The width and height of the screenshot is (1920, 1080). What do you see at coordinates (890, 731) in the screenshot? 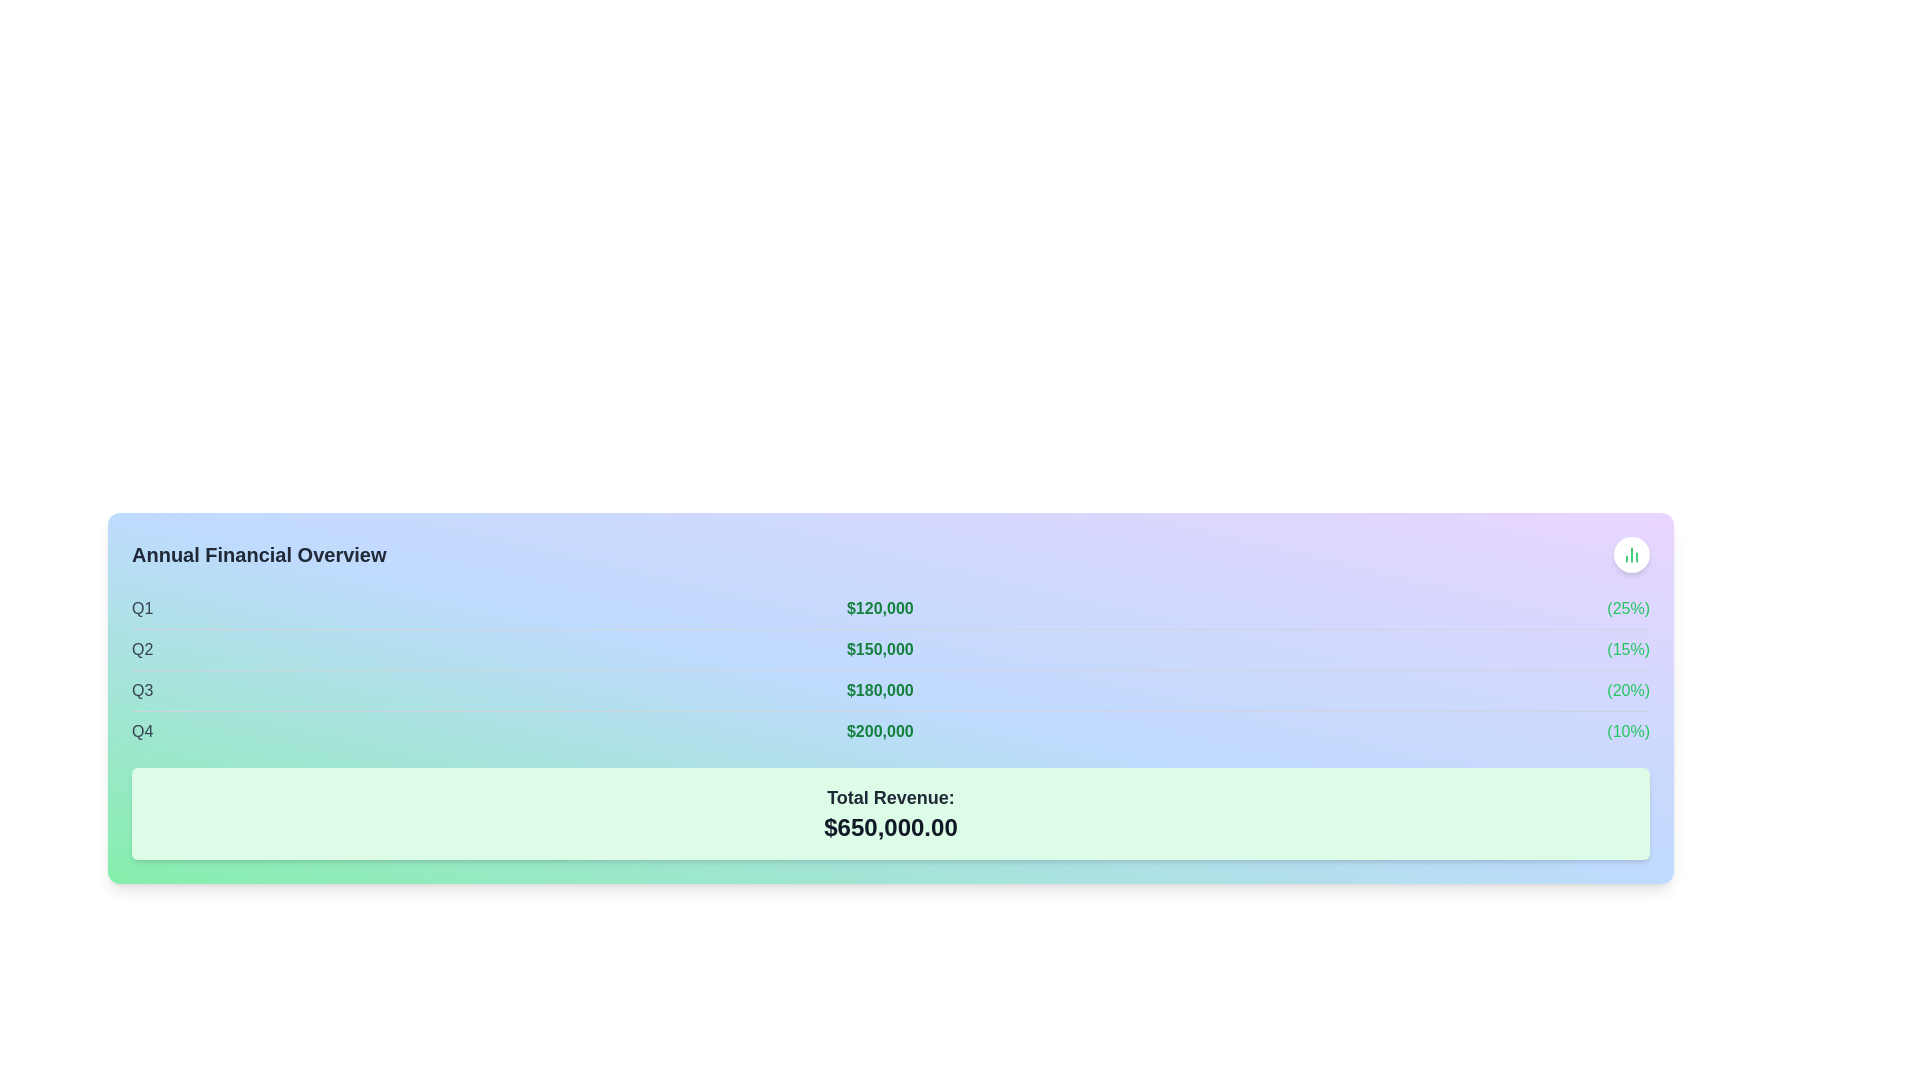
I see `the Text Grouping displaying 'Q4', '$200,000', and '(10%)' in the 'Annual Financial Overview' section, which is the fourth item in a vertical list` at bounding box center [890, 731].